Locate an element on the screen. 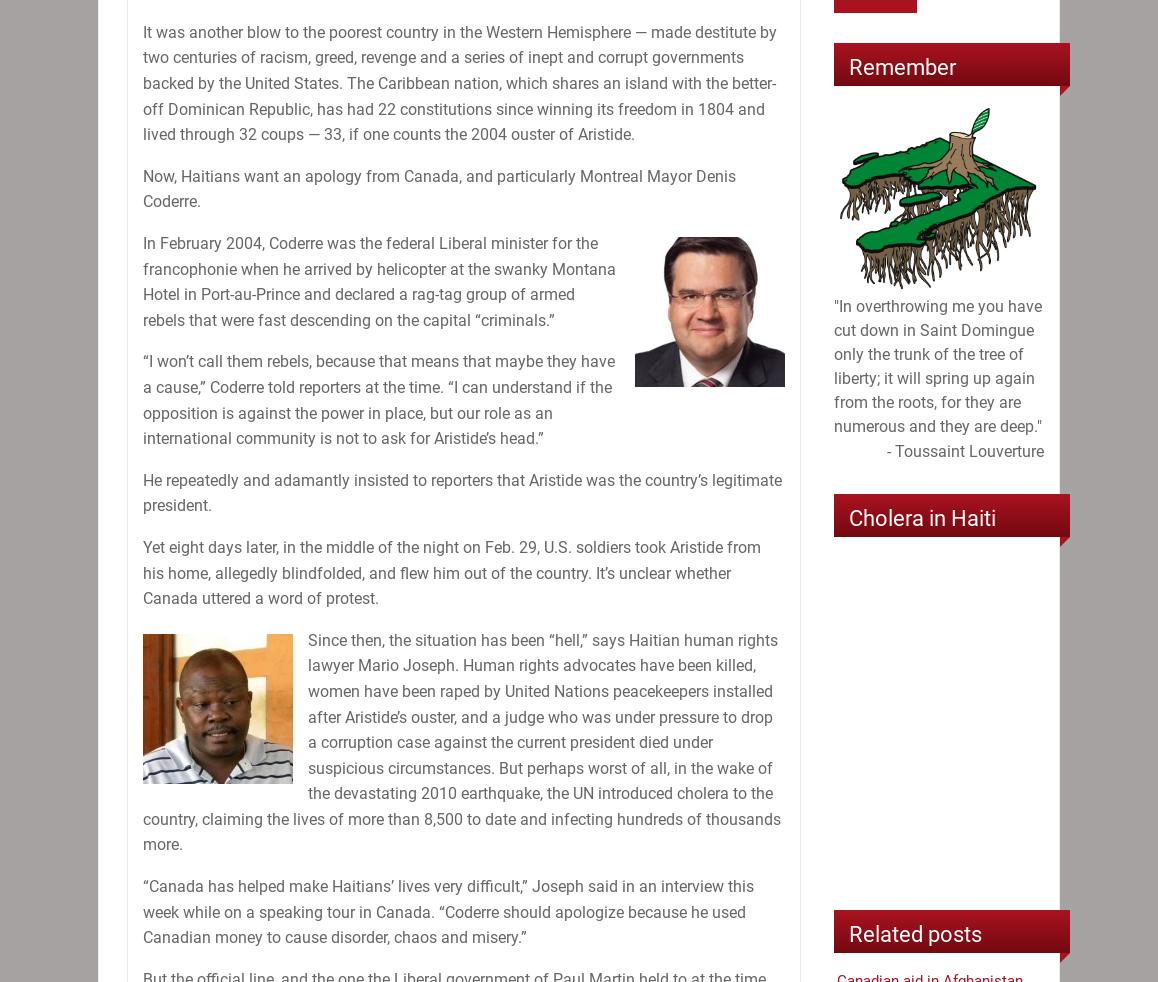 Image resolution: width=1158 pixels, height=982 pixels. '“Canada has helped make Haitians’ lives very difficult,” Joseph said in an interview this week while on a speaking tour in Canada. “Coderre should apologize because he used Canadian money to cause disorder, chaos and misery.”' is located at coordinates (448, 911).